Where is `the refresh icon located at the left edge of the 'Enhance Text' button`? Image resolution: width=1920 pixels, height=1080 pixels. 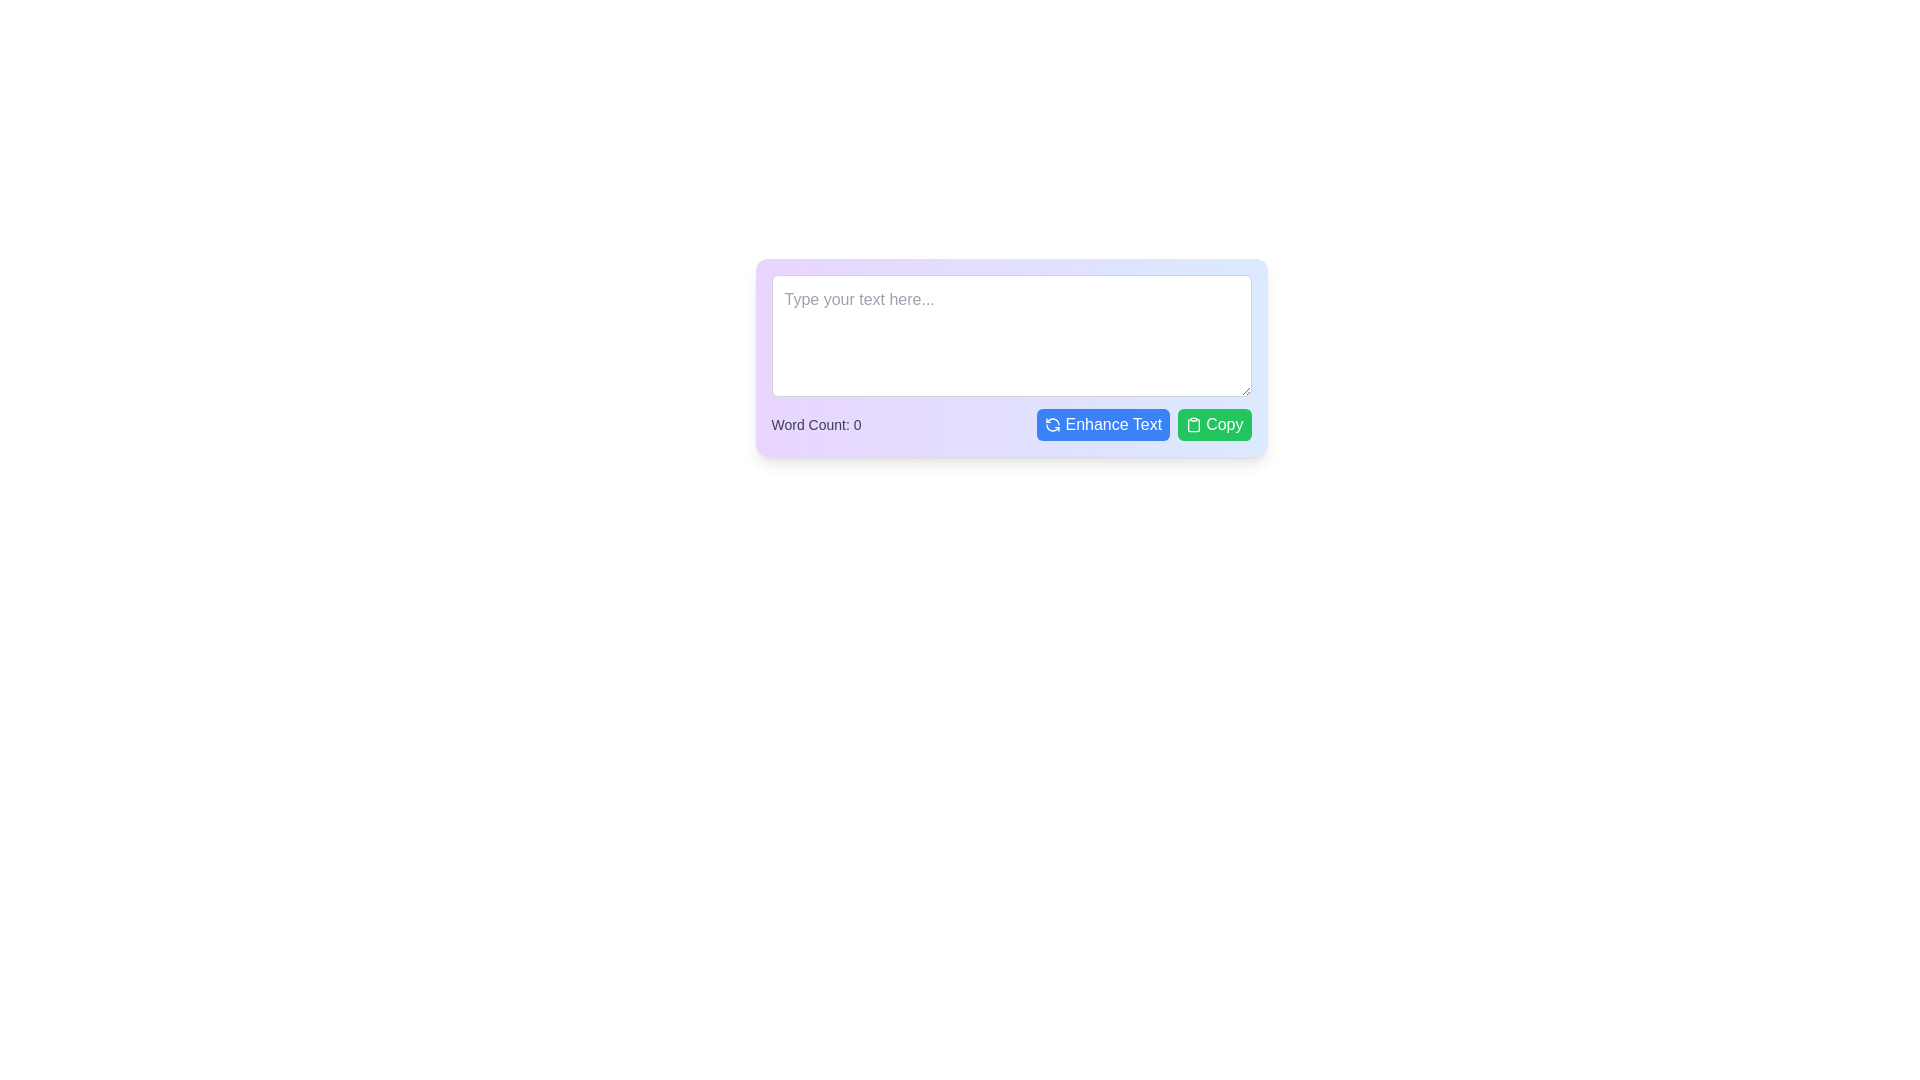 the refresh icon located at the left edge of the 'Enhance Text' button is located at coordinates (1052, 423).